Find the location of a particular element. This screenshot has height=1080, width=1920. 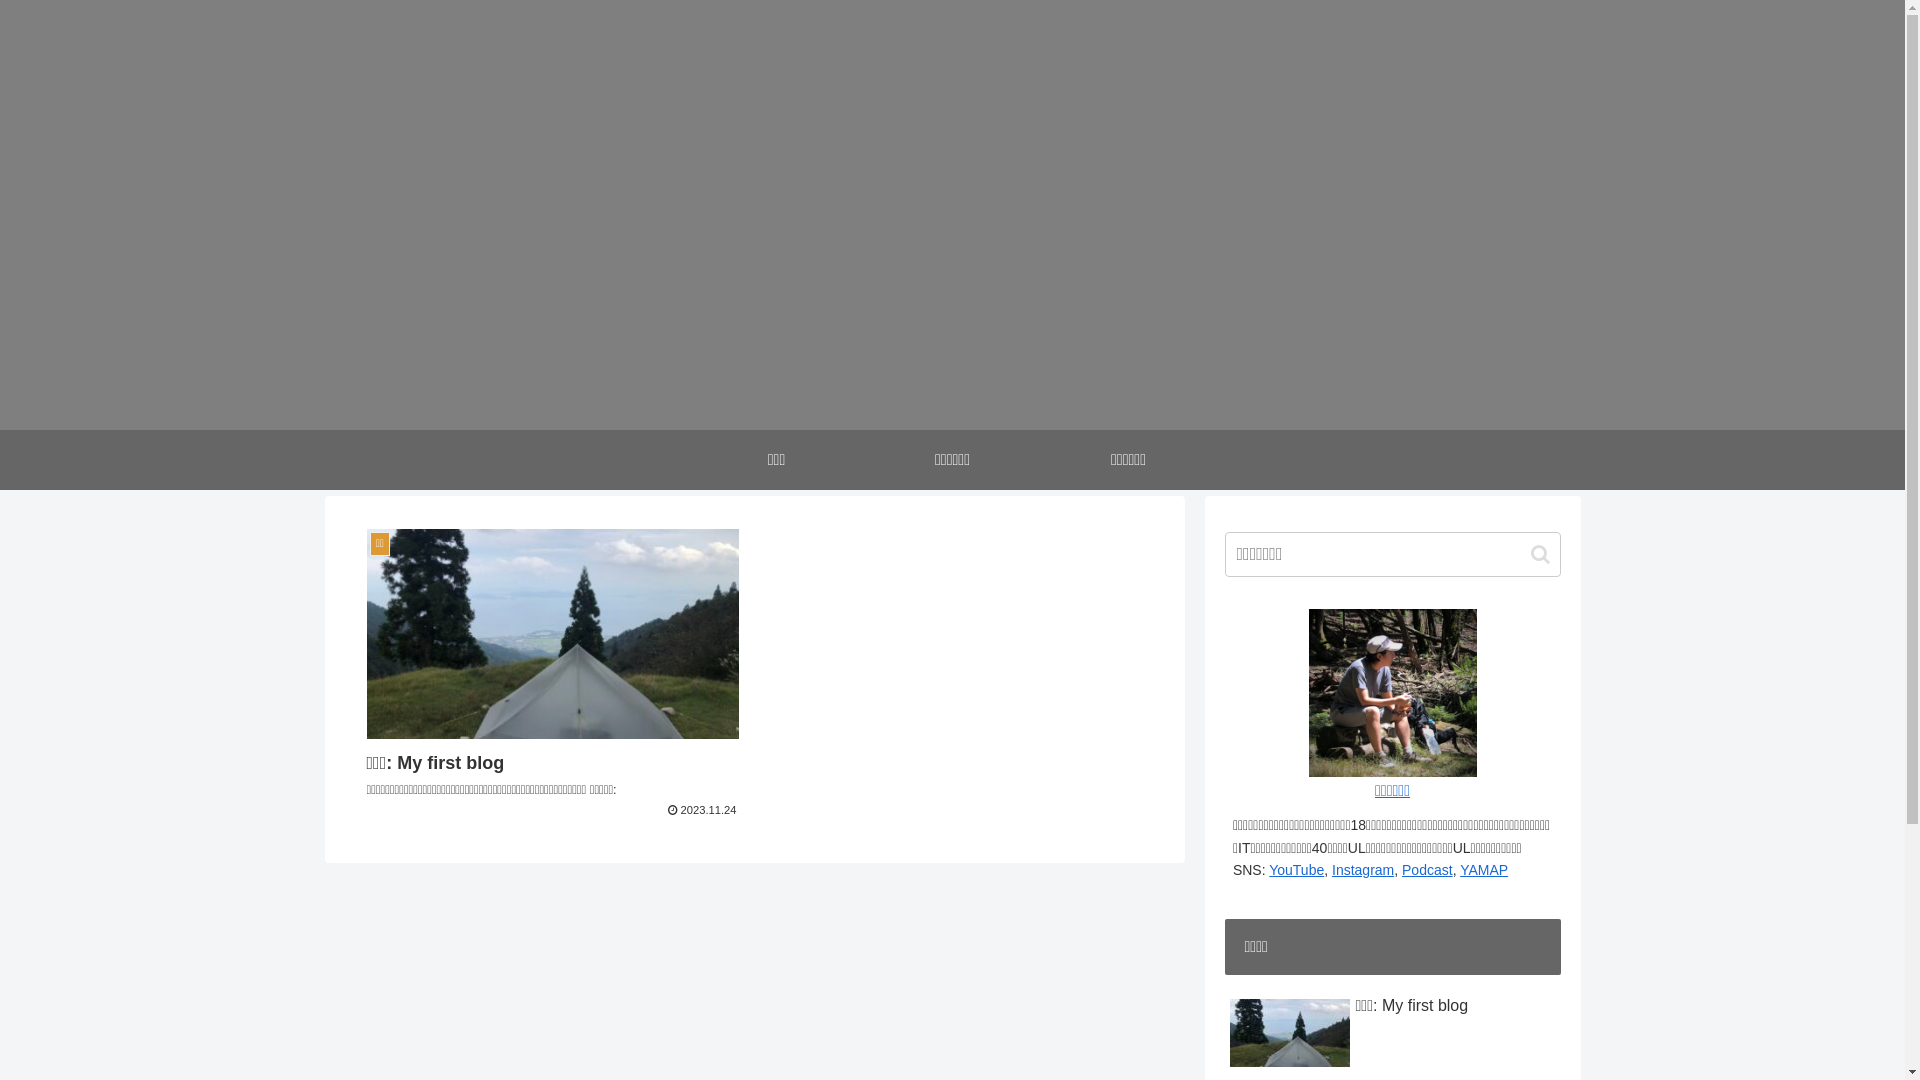

'YouTube' is located at coordinates (1296, 869).